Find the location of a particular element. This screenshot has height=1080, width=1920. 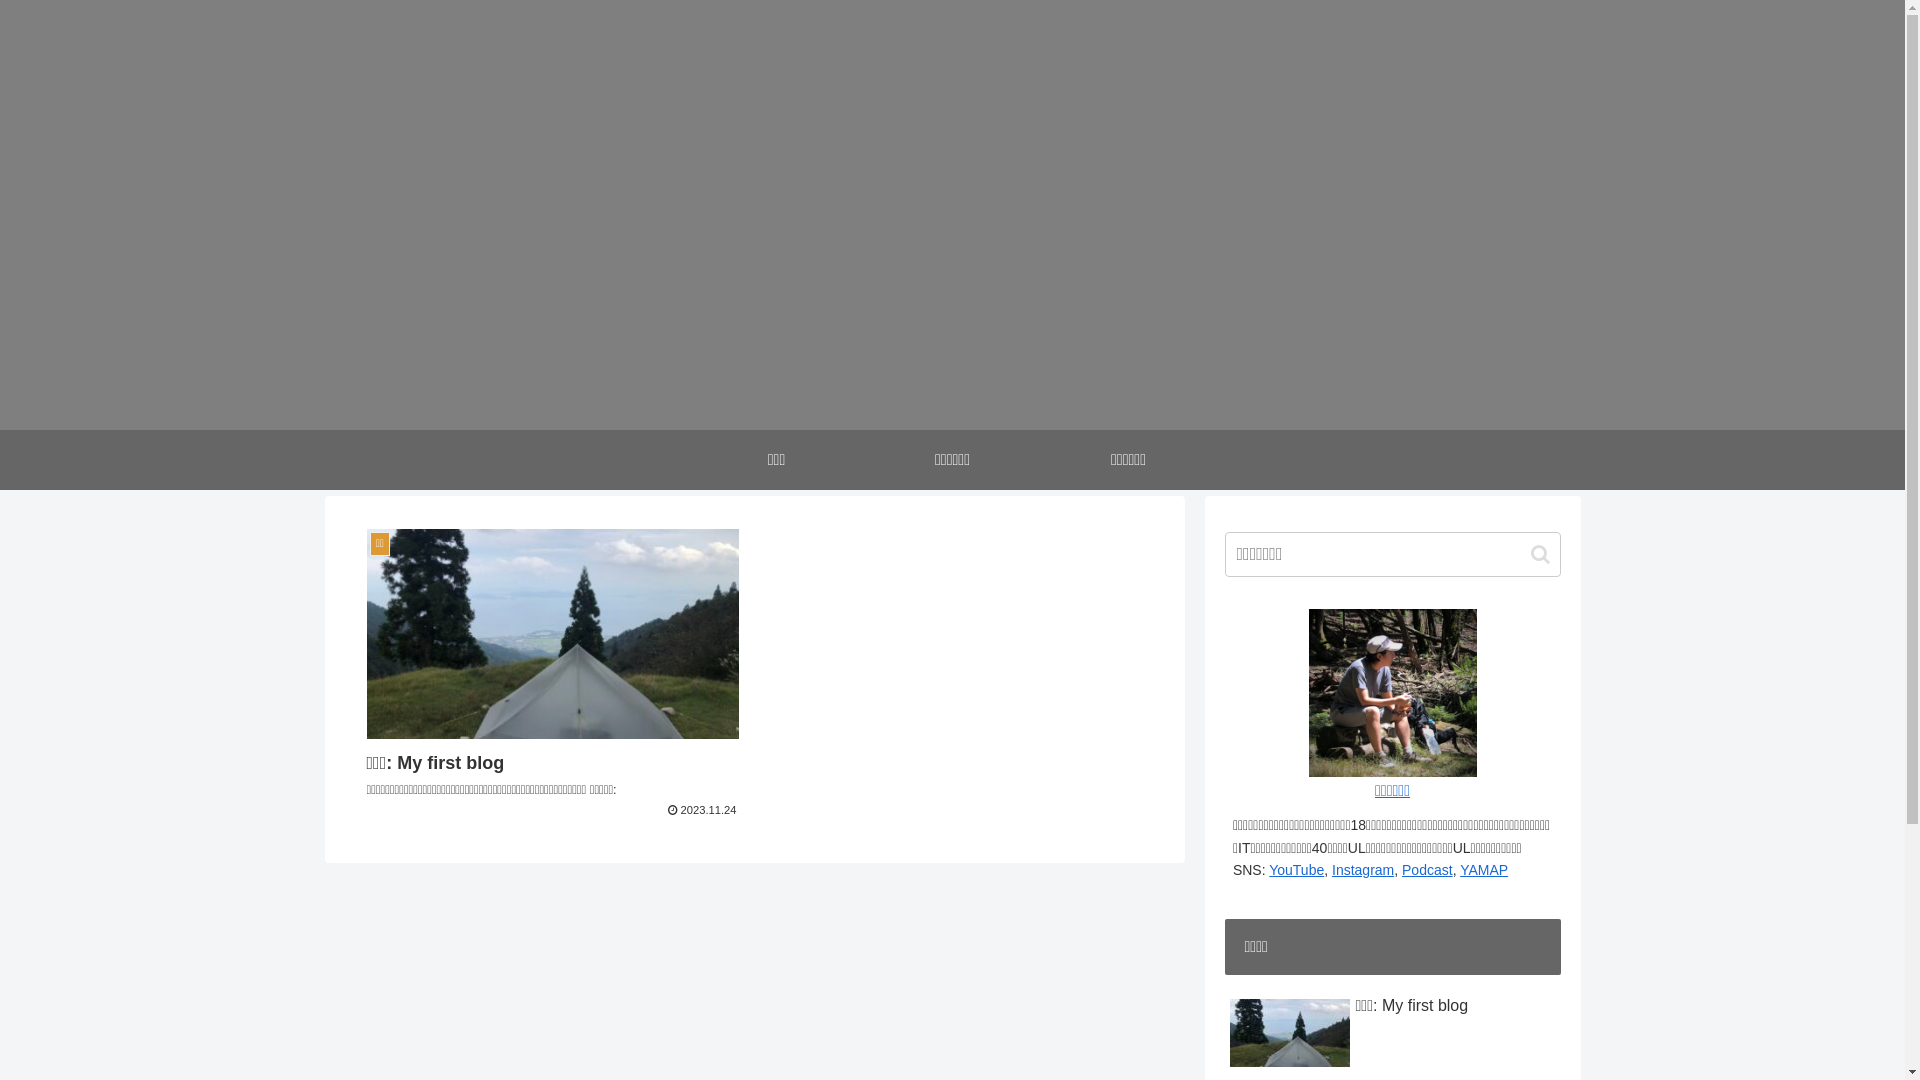

'YouTube' is located at coordinates (1296, 869).